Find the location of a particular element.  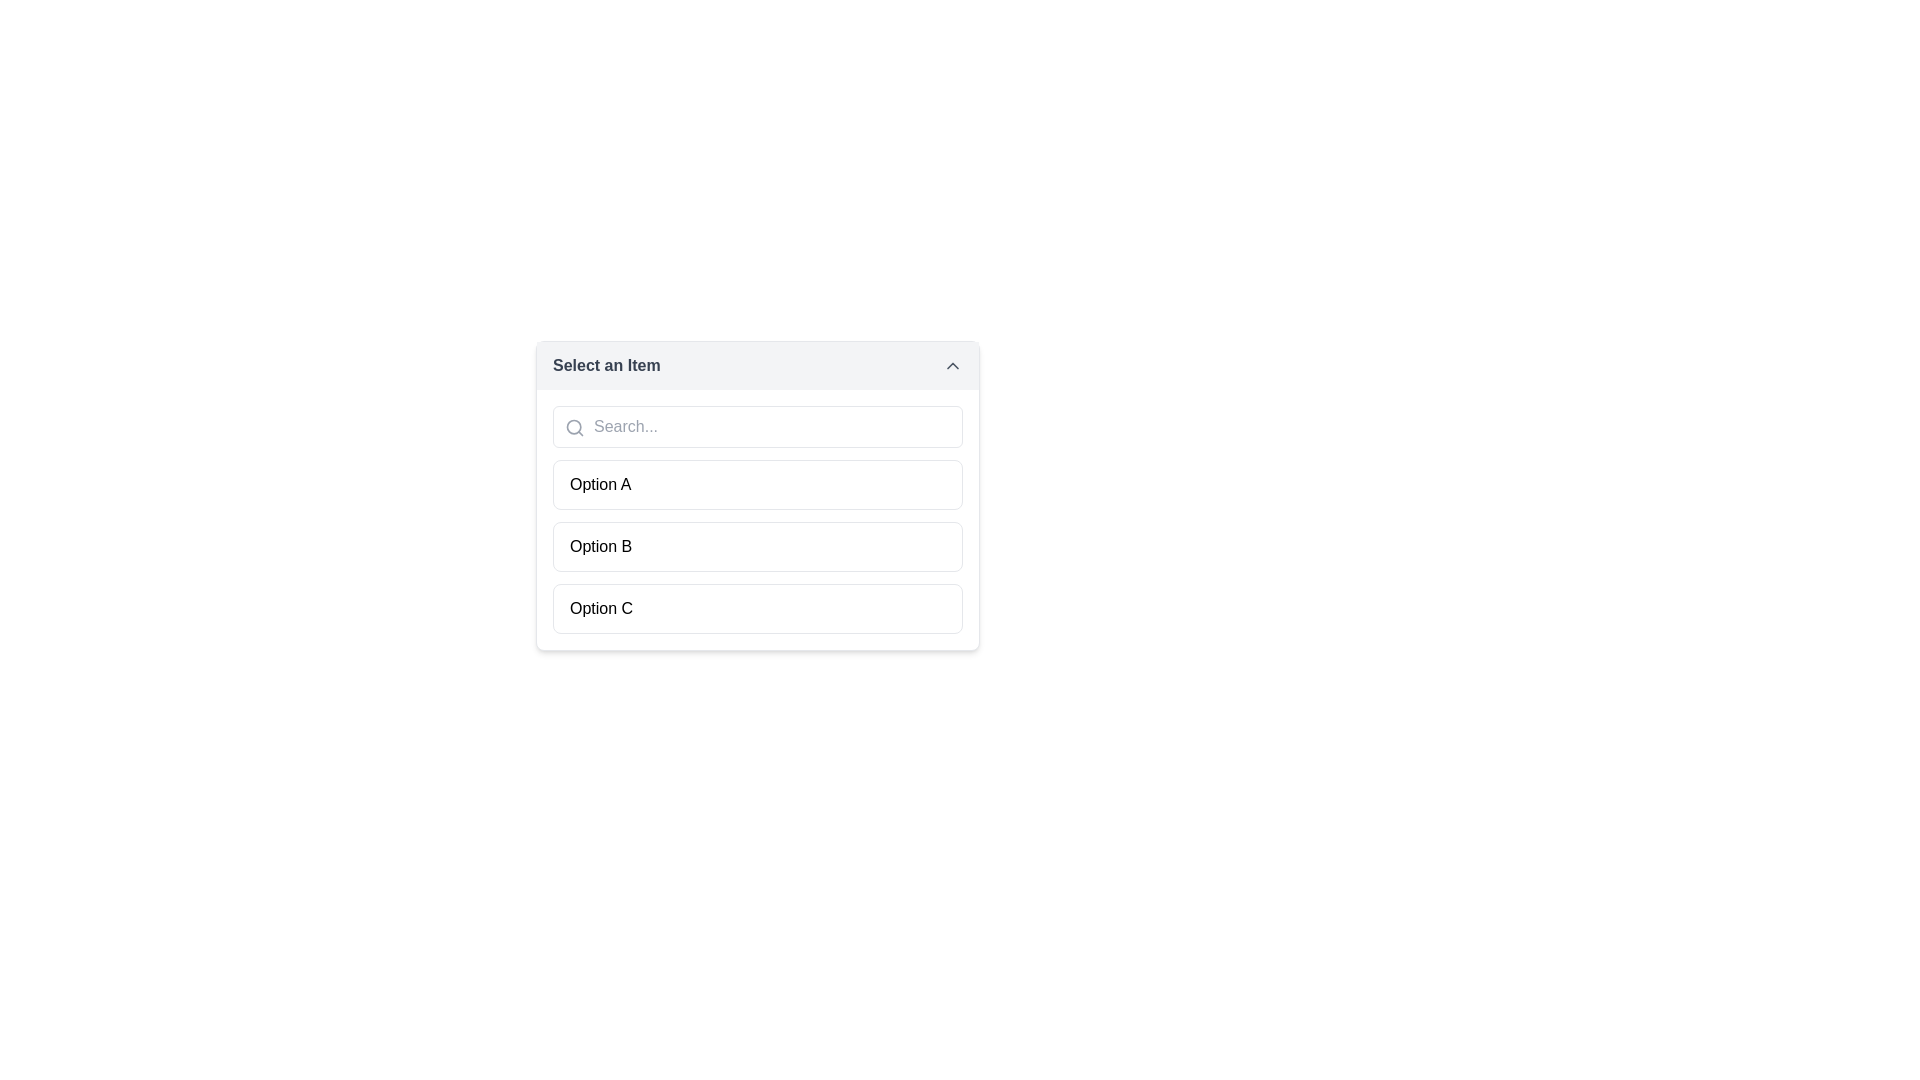

the text label element that reads 'Option C', which is styled with black text on a white background and is the last item in a vertically ordered list of selectable items is located at coordinates (600, 608).